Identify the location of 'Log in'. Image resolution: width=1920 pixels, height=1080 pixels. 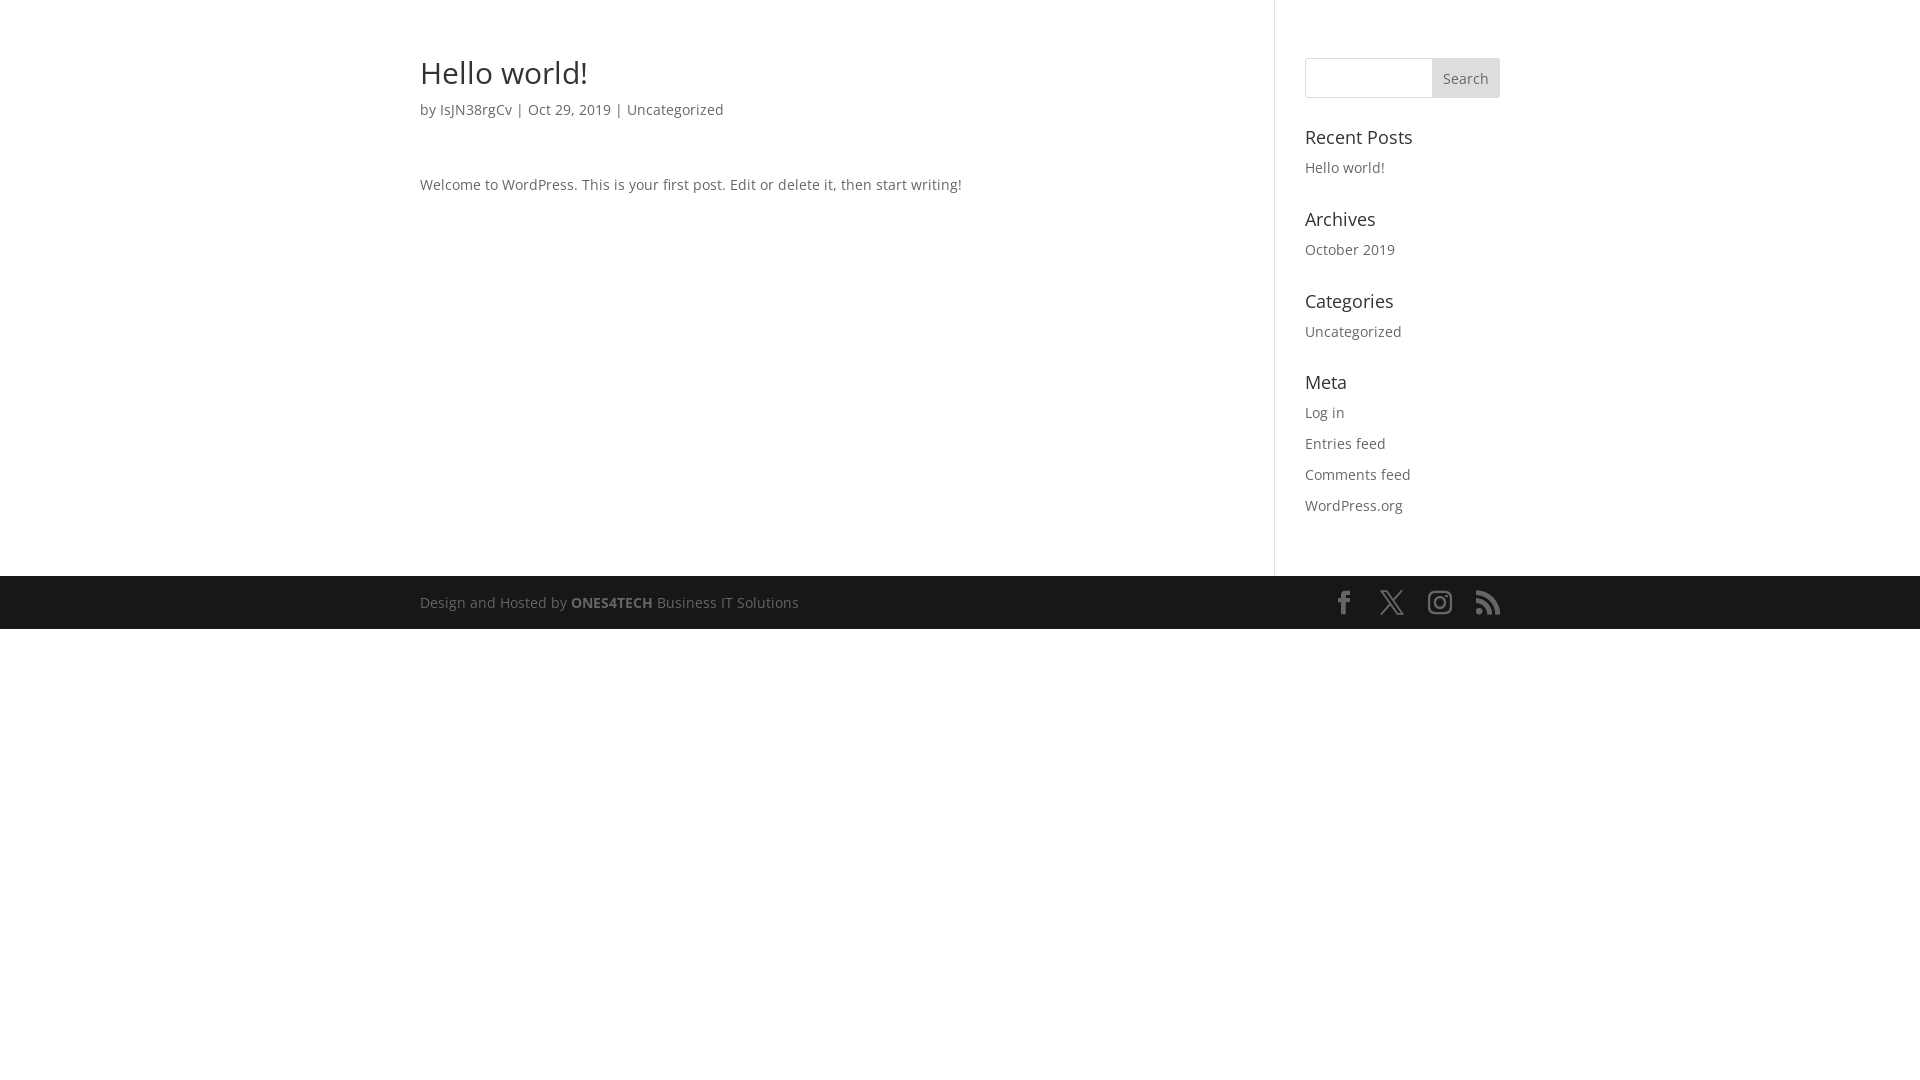
(1324, 411).